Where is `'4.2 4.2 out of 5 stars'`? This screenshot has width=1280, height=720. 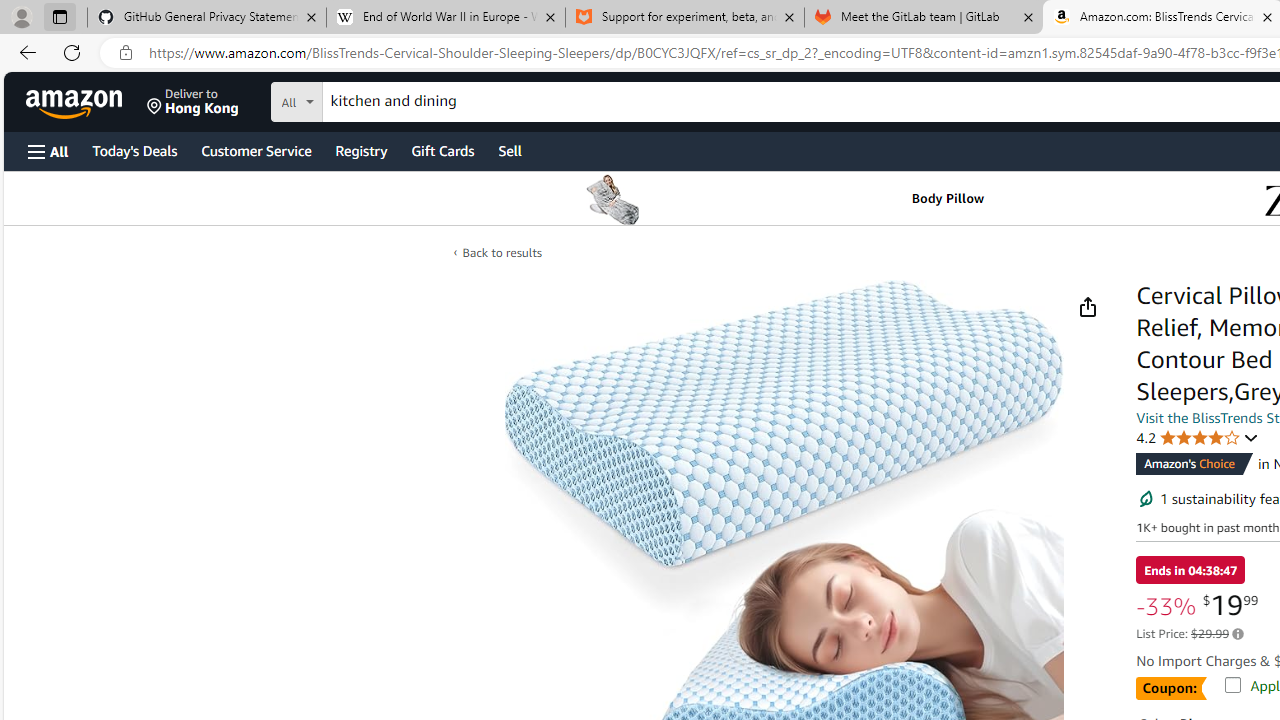 '4.2 4.2 out of 5 stars' is located at coordinates (1198, 436).